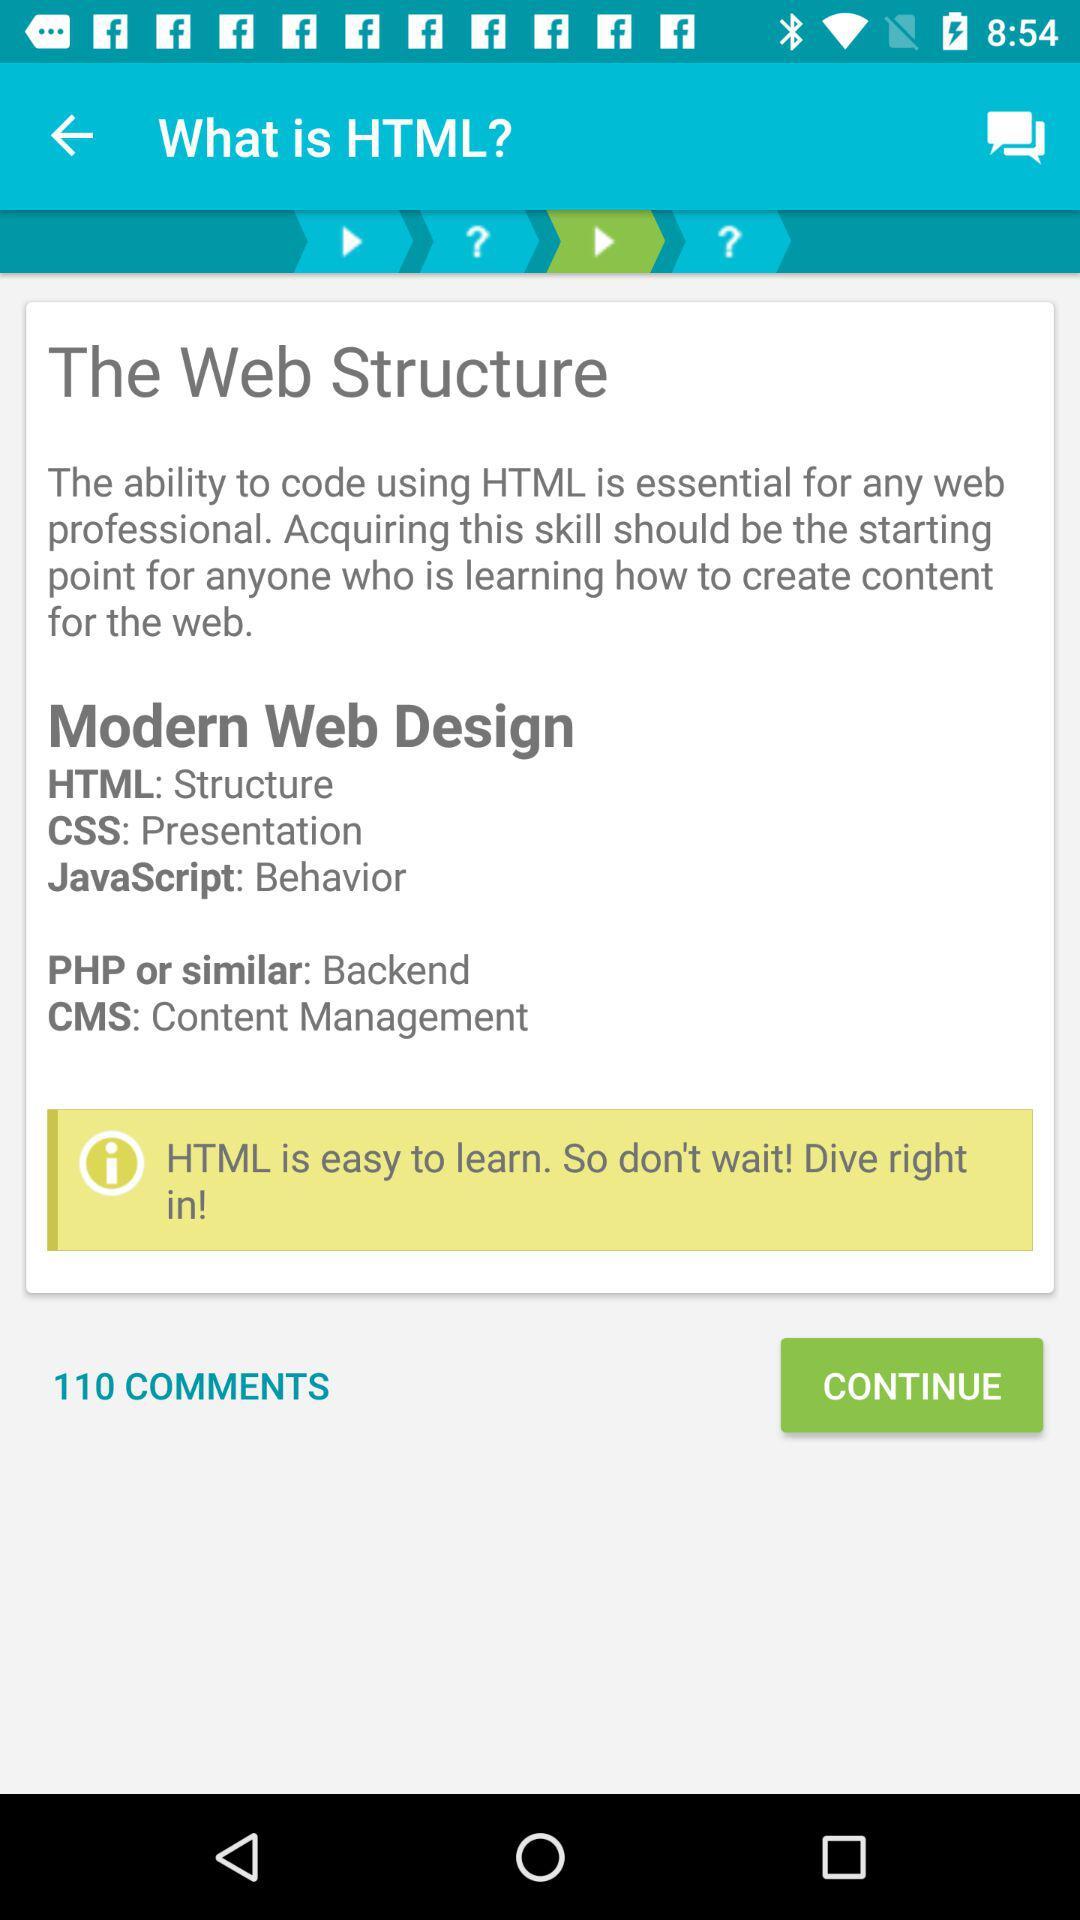 The image size is (1080, 1920). Describe the element at coordinates (729, 240) in the screenshot. I see `the fourth icon below text what is html` at that location.